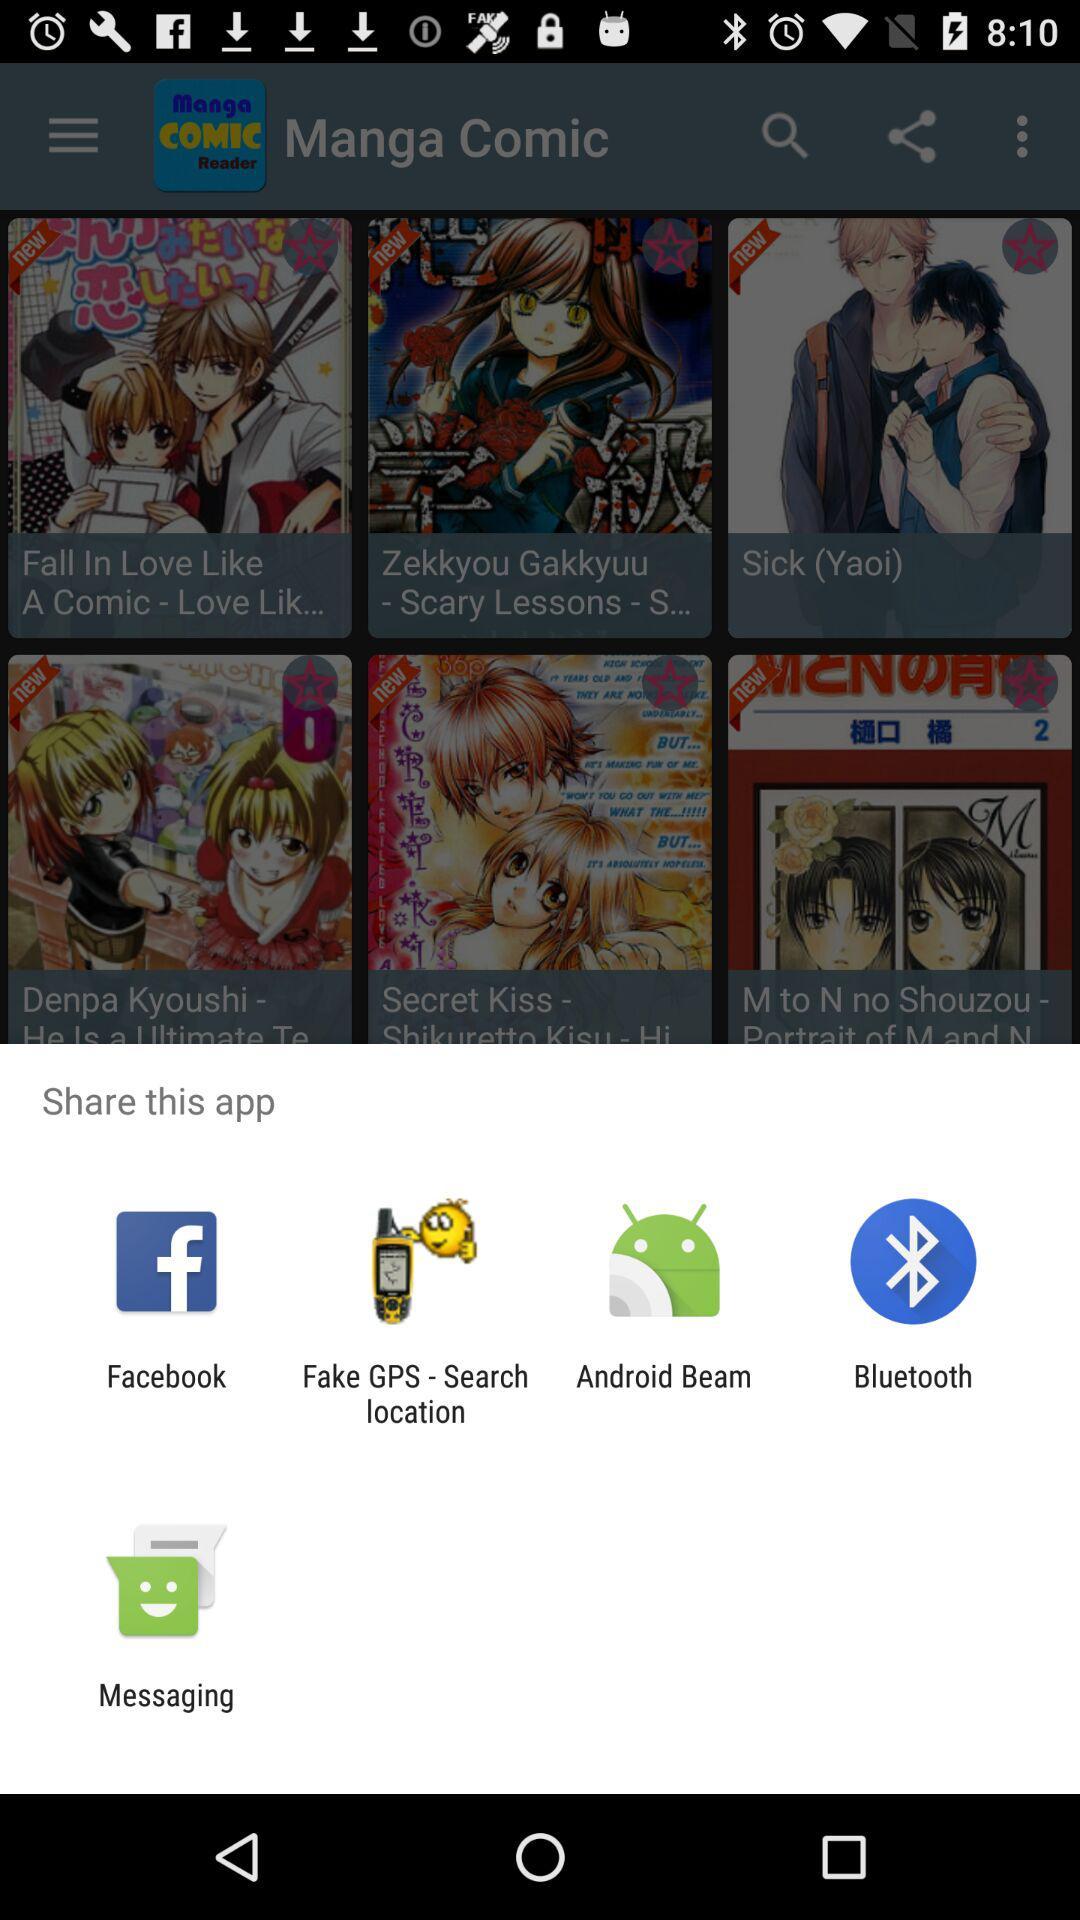 The image size is (1080, 1920). Describe the element at coordinates (165, 1392) in the screenshot. I see `item next to the fake gps search icon` at that location.